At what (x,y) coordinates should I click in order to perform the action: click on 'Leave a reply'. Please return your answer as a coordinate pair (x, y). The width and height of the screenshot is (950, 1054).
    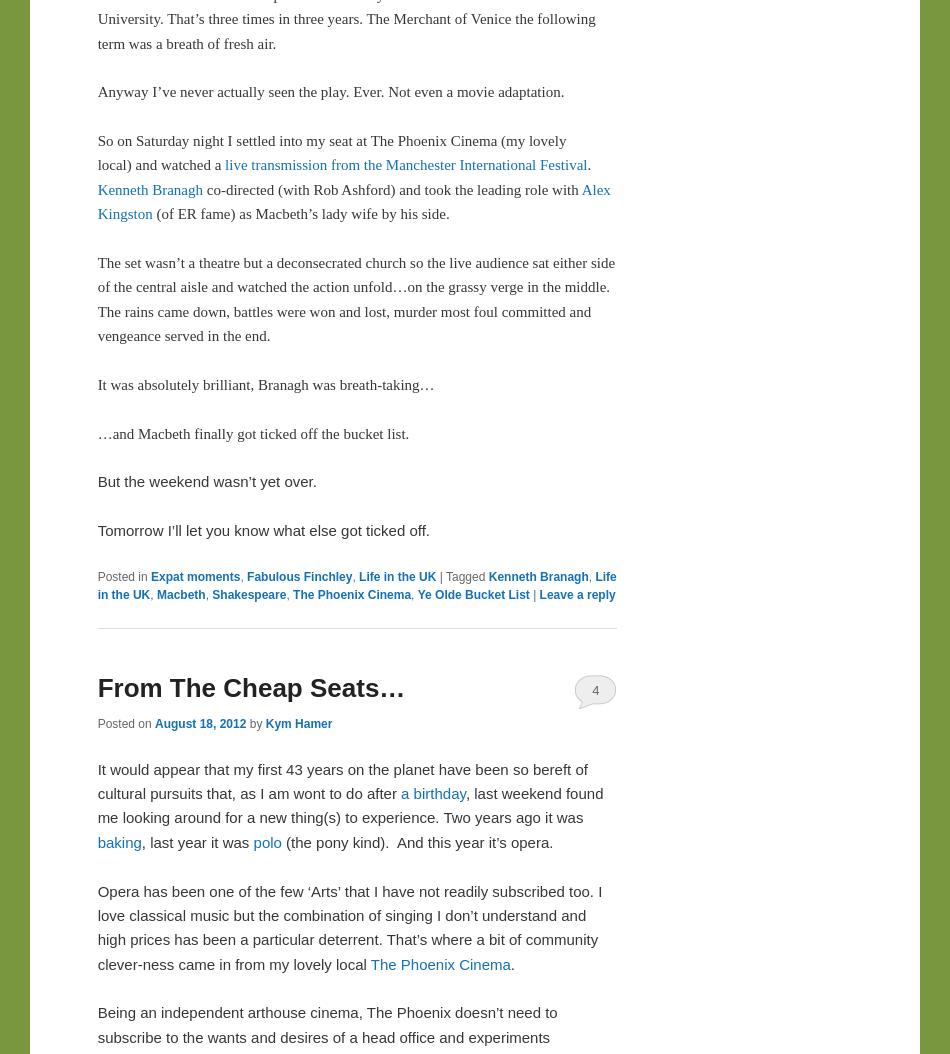
    Looking at the image, I should click on (577, 593).